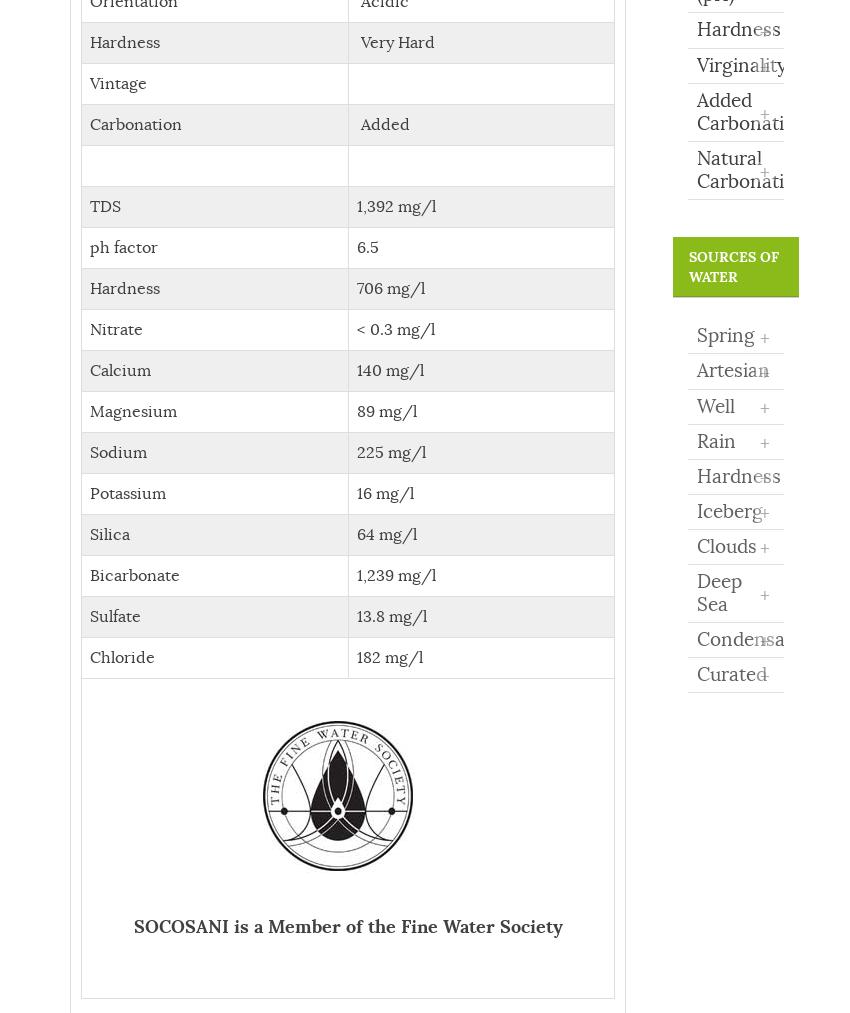 The height and width of the screenshot is (1013, 850). Describe the element at coordinates (354, 286) in the screenshot. I see `'706 mg/l'` at that location.